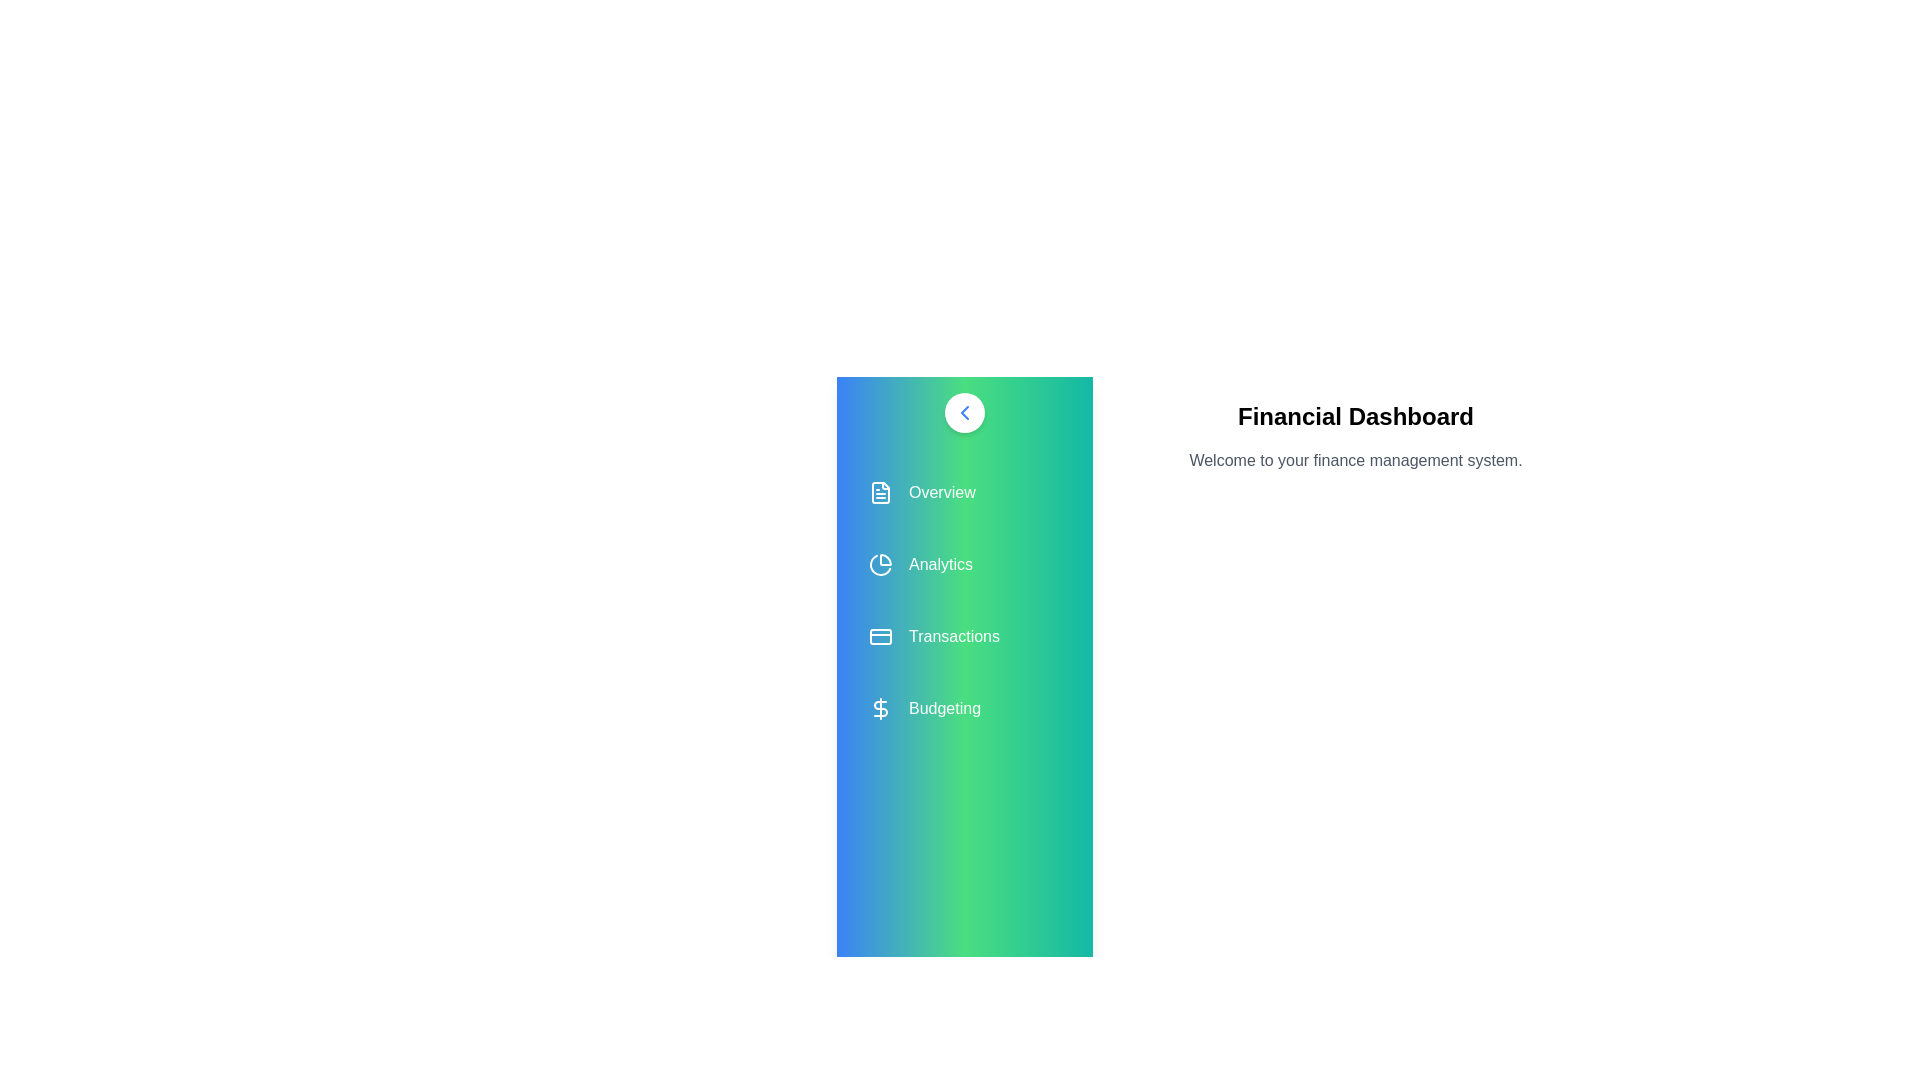  What do you see at coordinates (964, 411) in the screenshot?
I see `chevron button to toggle the drawer state` at bounding box center [964, 411].